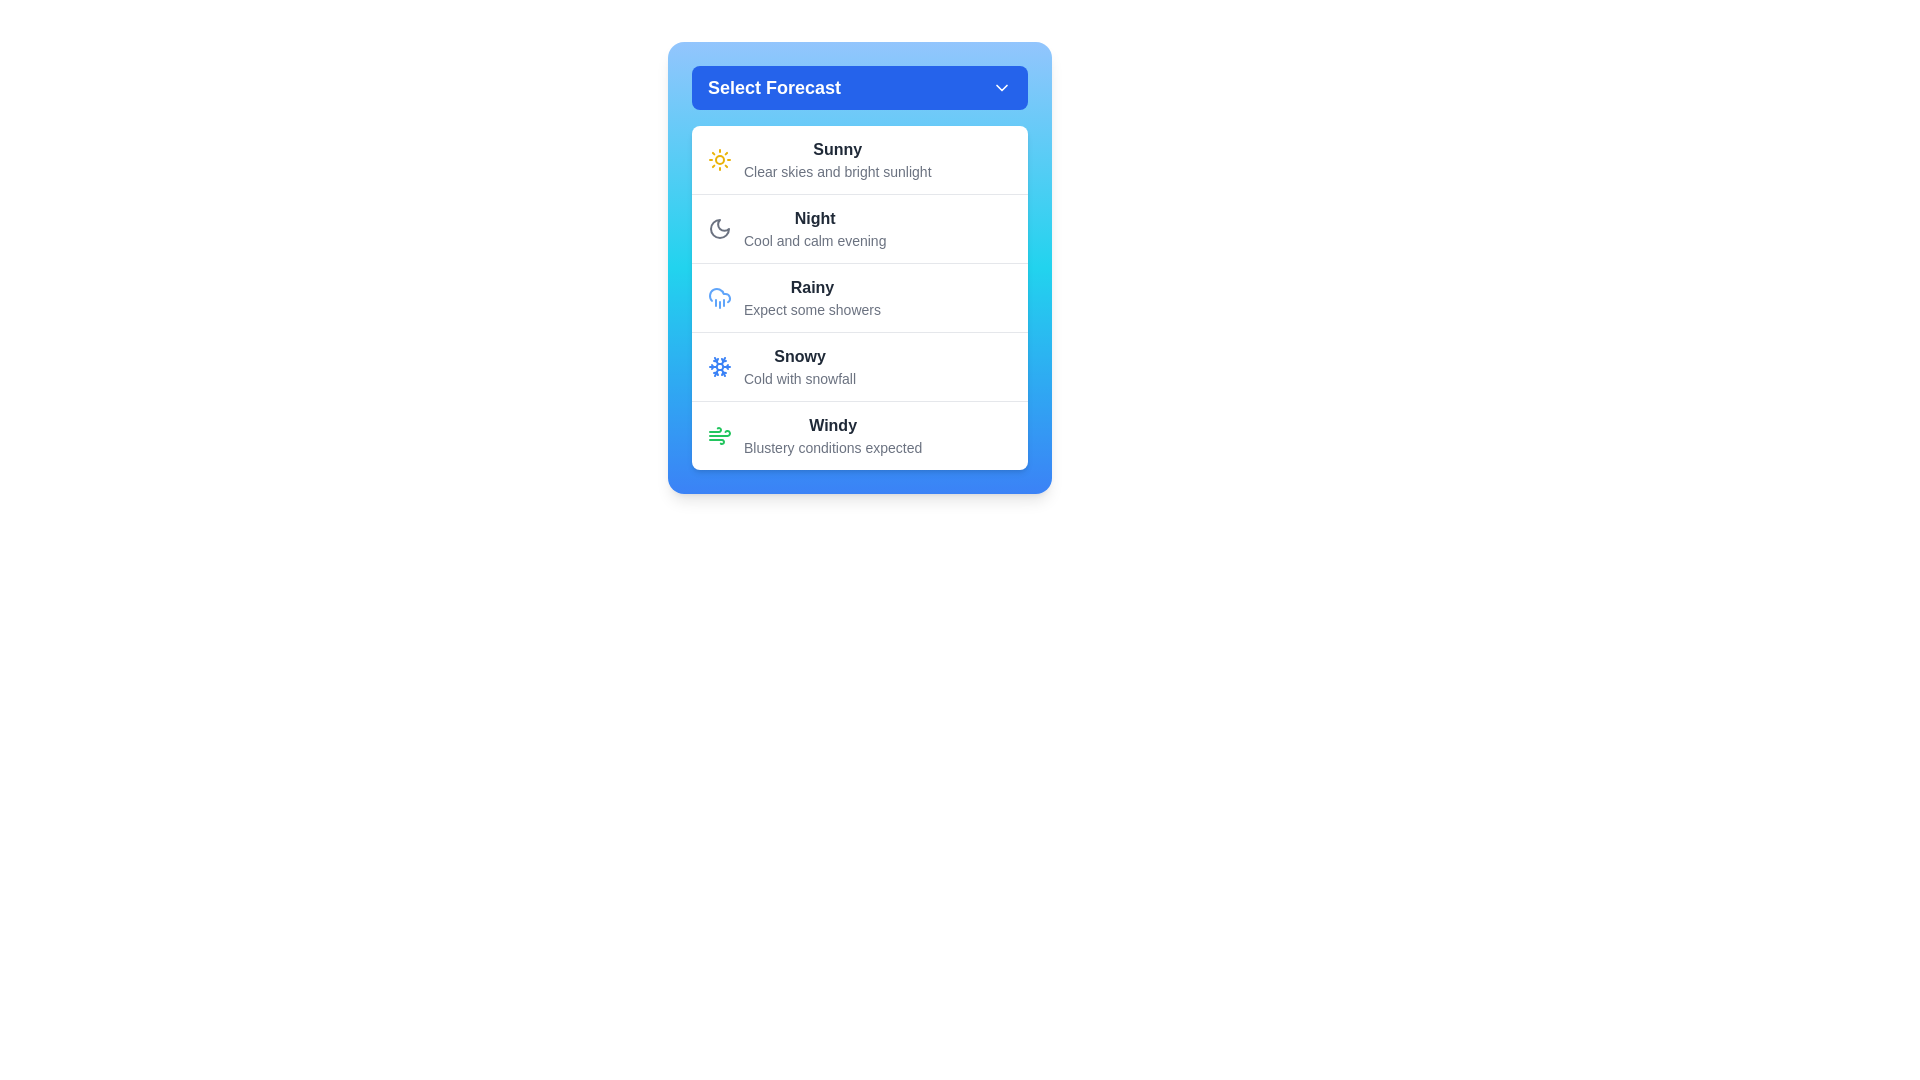 This screenshot has height=1080, width=1920. Describe the element at coordinates (833, 446) in the screenshot. I see `gray text stating 'Blustery conditions expected' located below the bold text 'Windy' under the wind icon in the forecast dropdown` at that location.